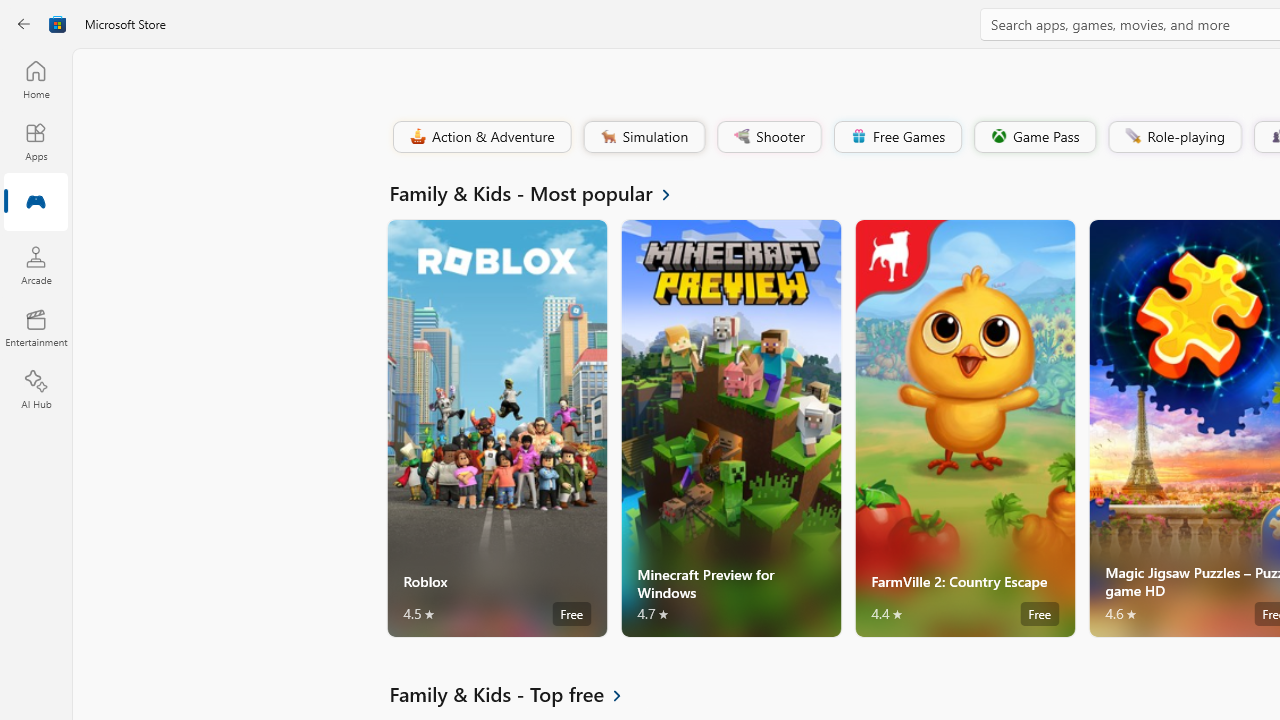  What do you see at coordinates (35, 203) in the screenshot?
I see `'Gaming'` at bounding box center [35, 203].